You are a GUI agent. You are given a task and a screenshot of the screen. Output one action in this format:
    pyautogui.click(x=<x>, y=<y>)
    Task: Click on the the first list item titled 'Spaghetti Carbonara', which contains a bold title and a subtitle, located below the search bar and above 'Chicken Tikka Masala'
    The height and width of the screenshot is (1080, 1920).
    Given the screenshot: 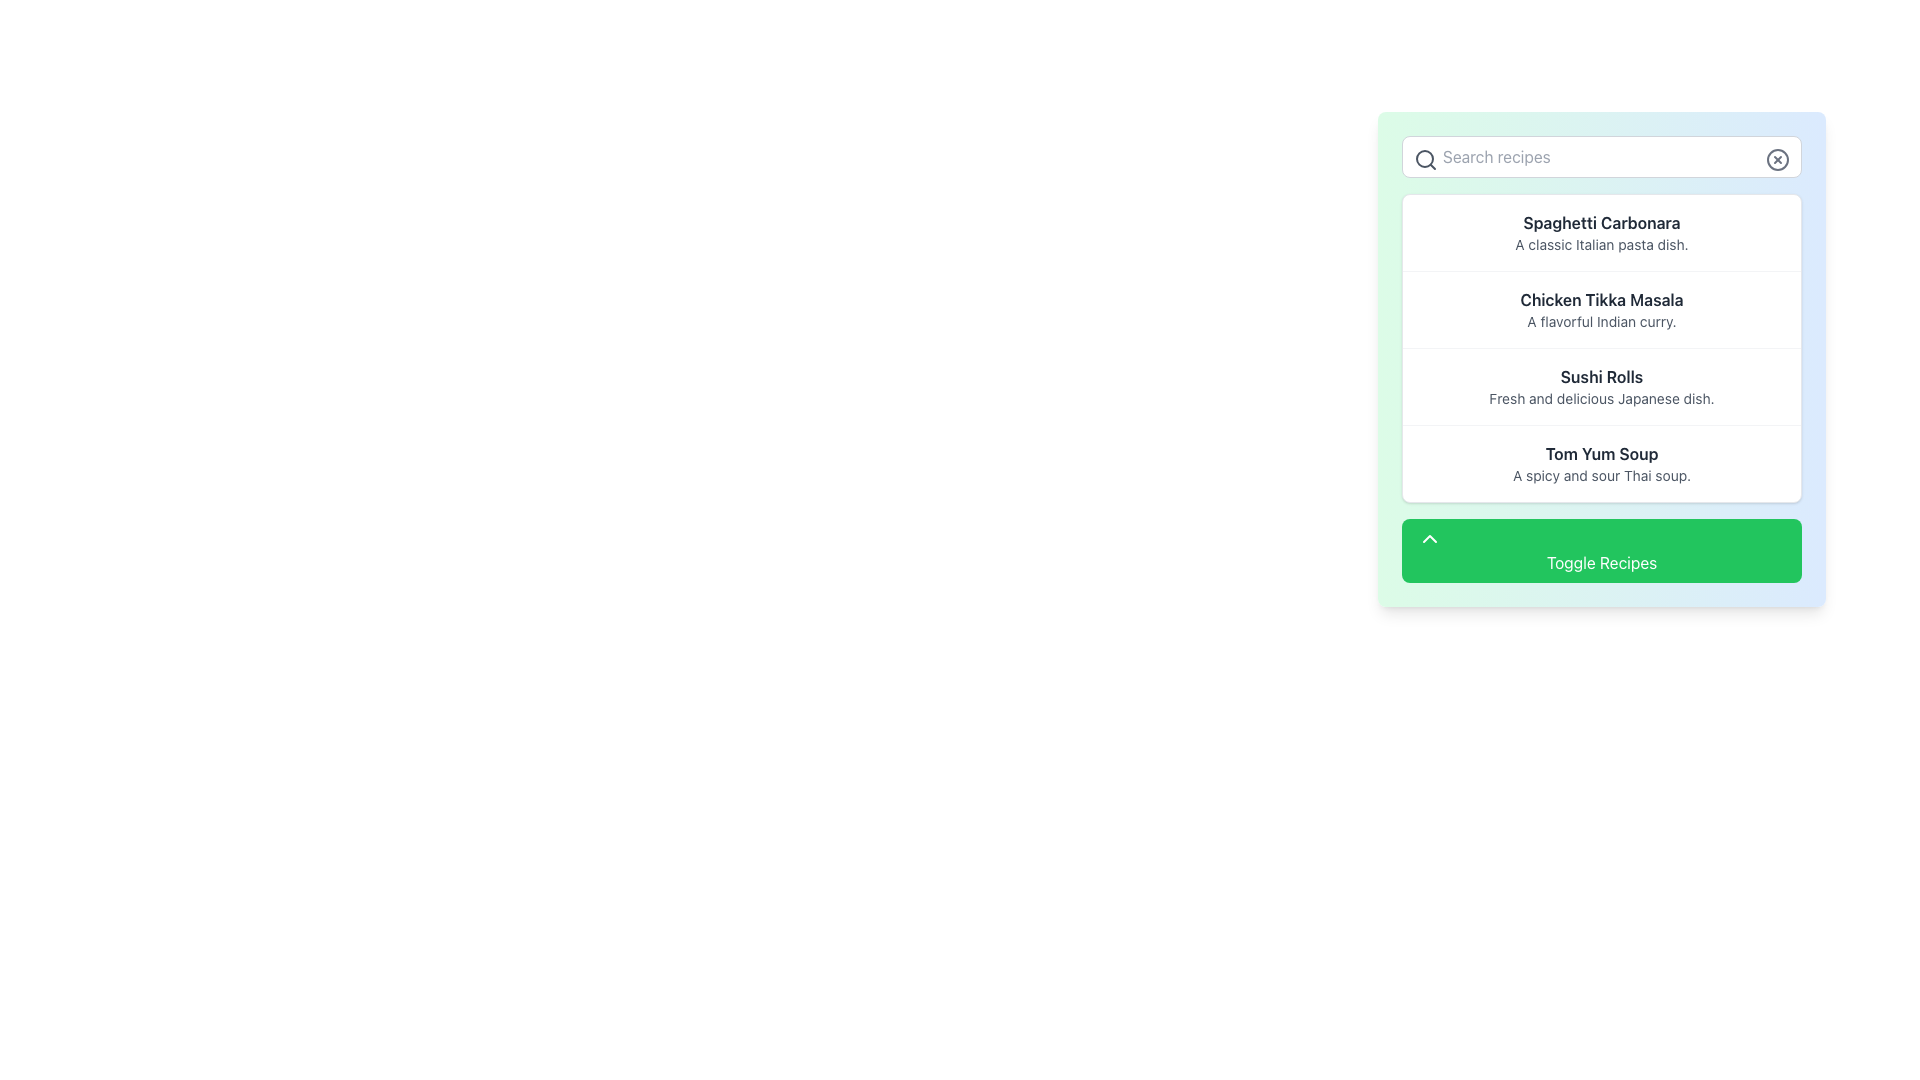 What is the action you would take?
    pyautogui.click(x=1602, y=231)
    